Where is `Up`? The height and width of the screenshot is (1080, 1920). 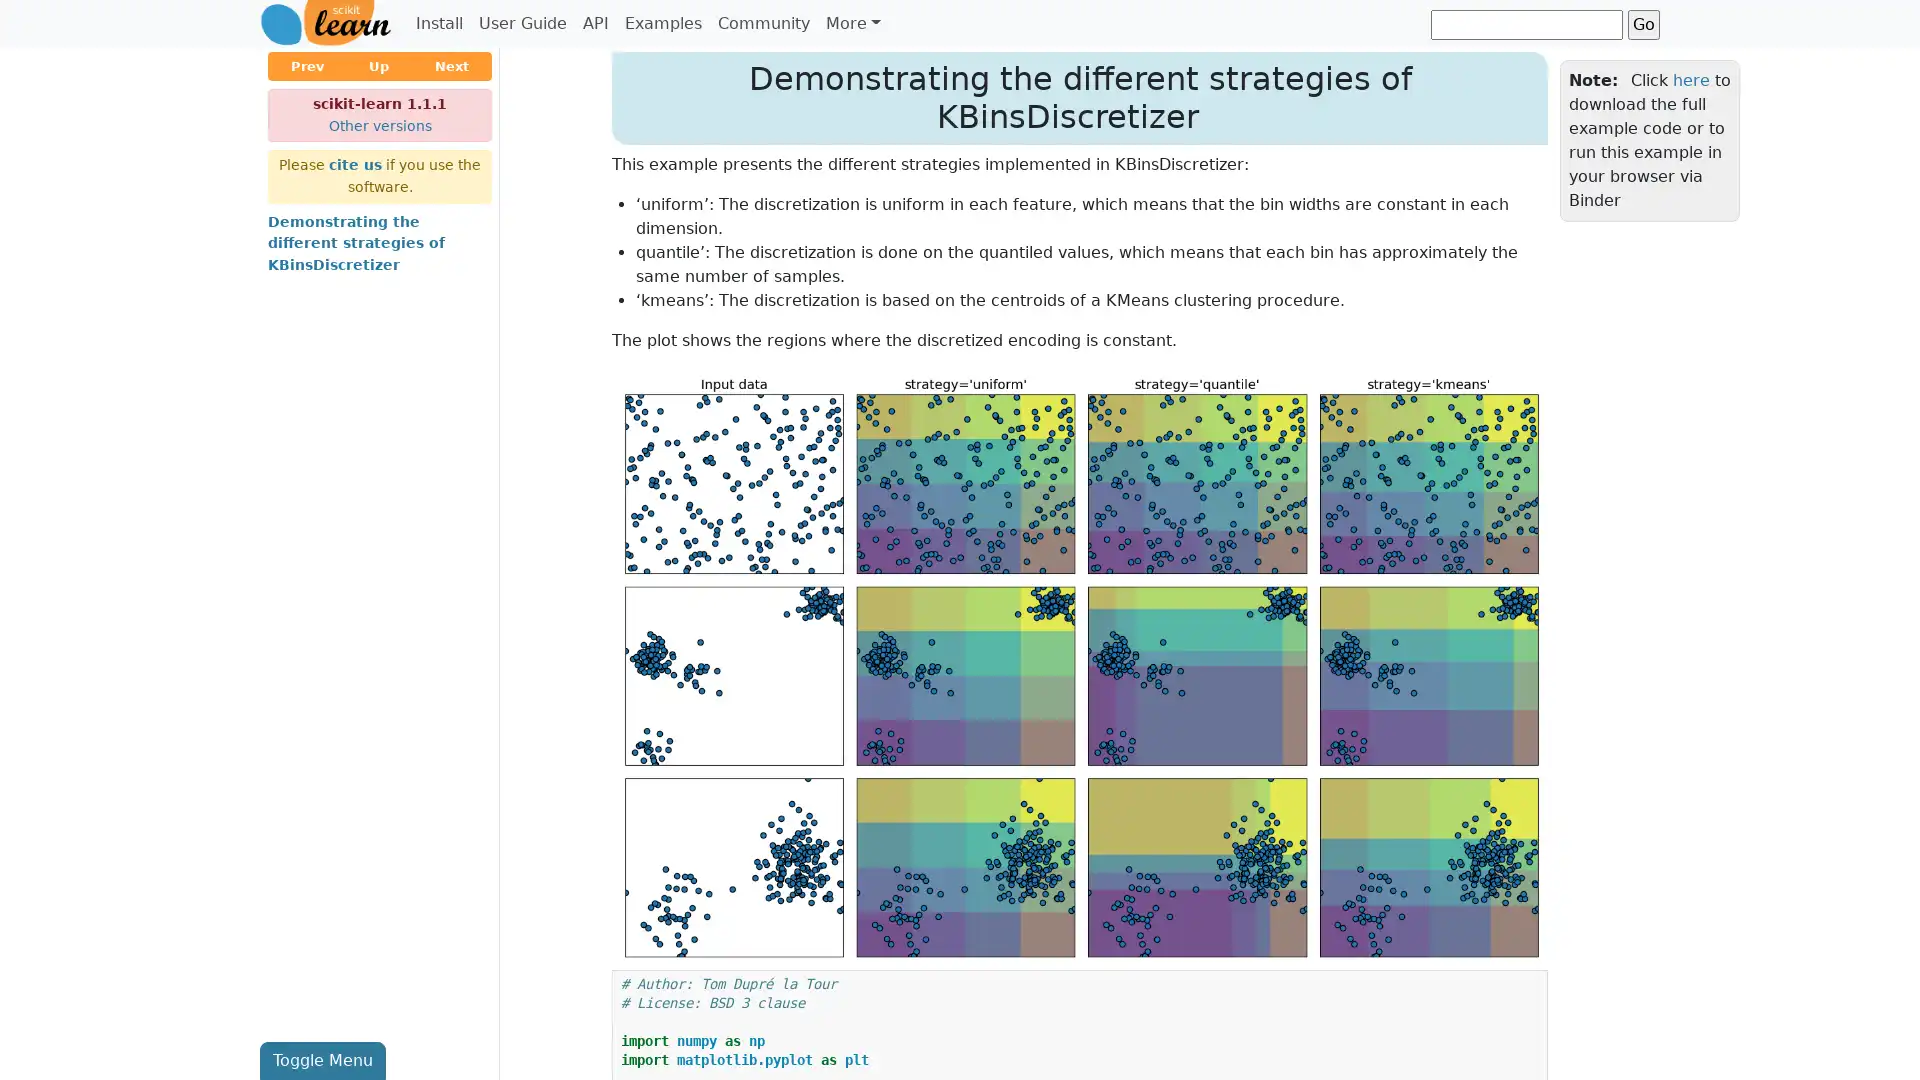
Up is located at coordinates (379, 65).